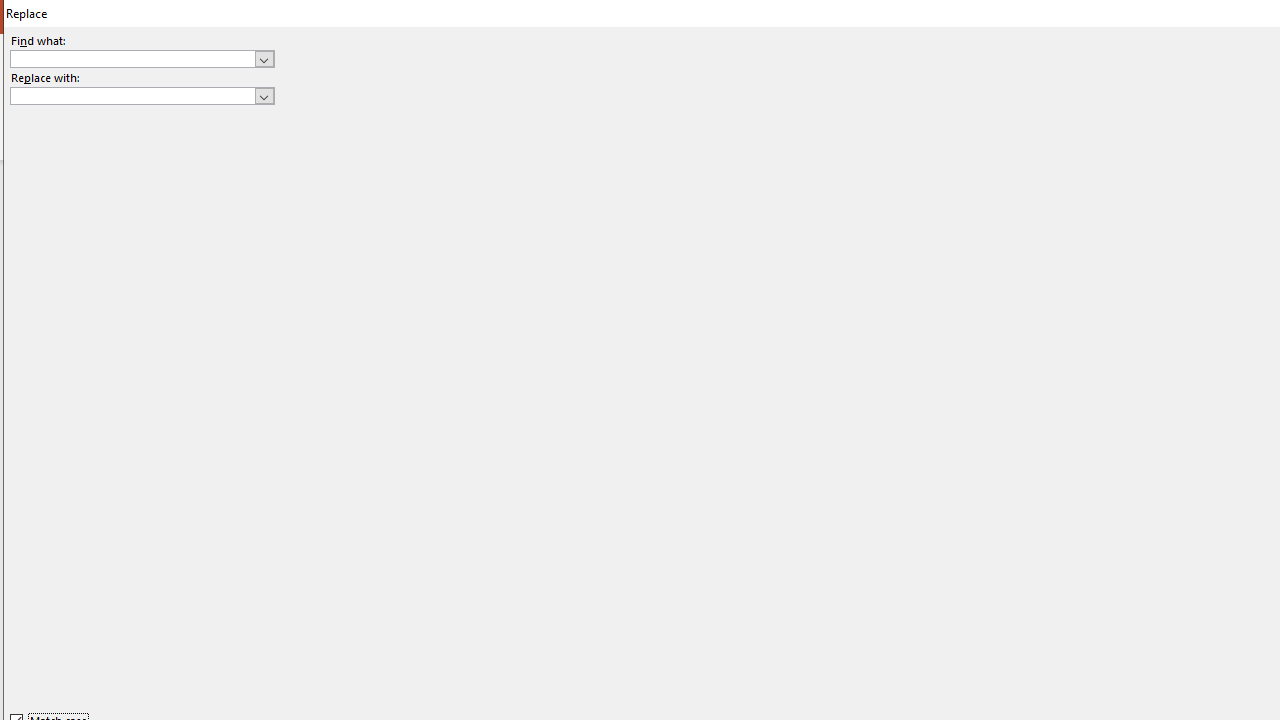 This screenshot has height=720, width=1280. Describe the element at coordinates (141, 57) in the screenshot. I see `'Find what'` at that location.